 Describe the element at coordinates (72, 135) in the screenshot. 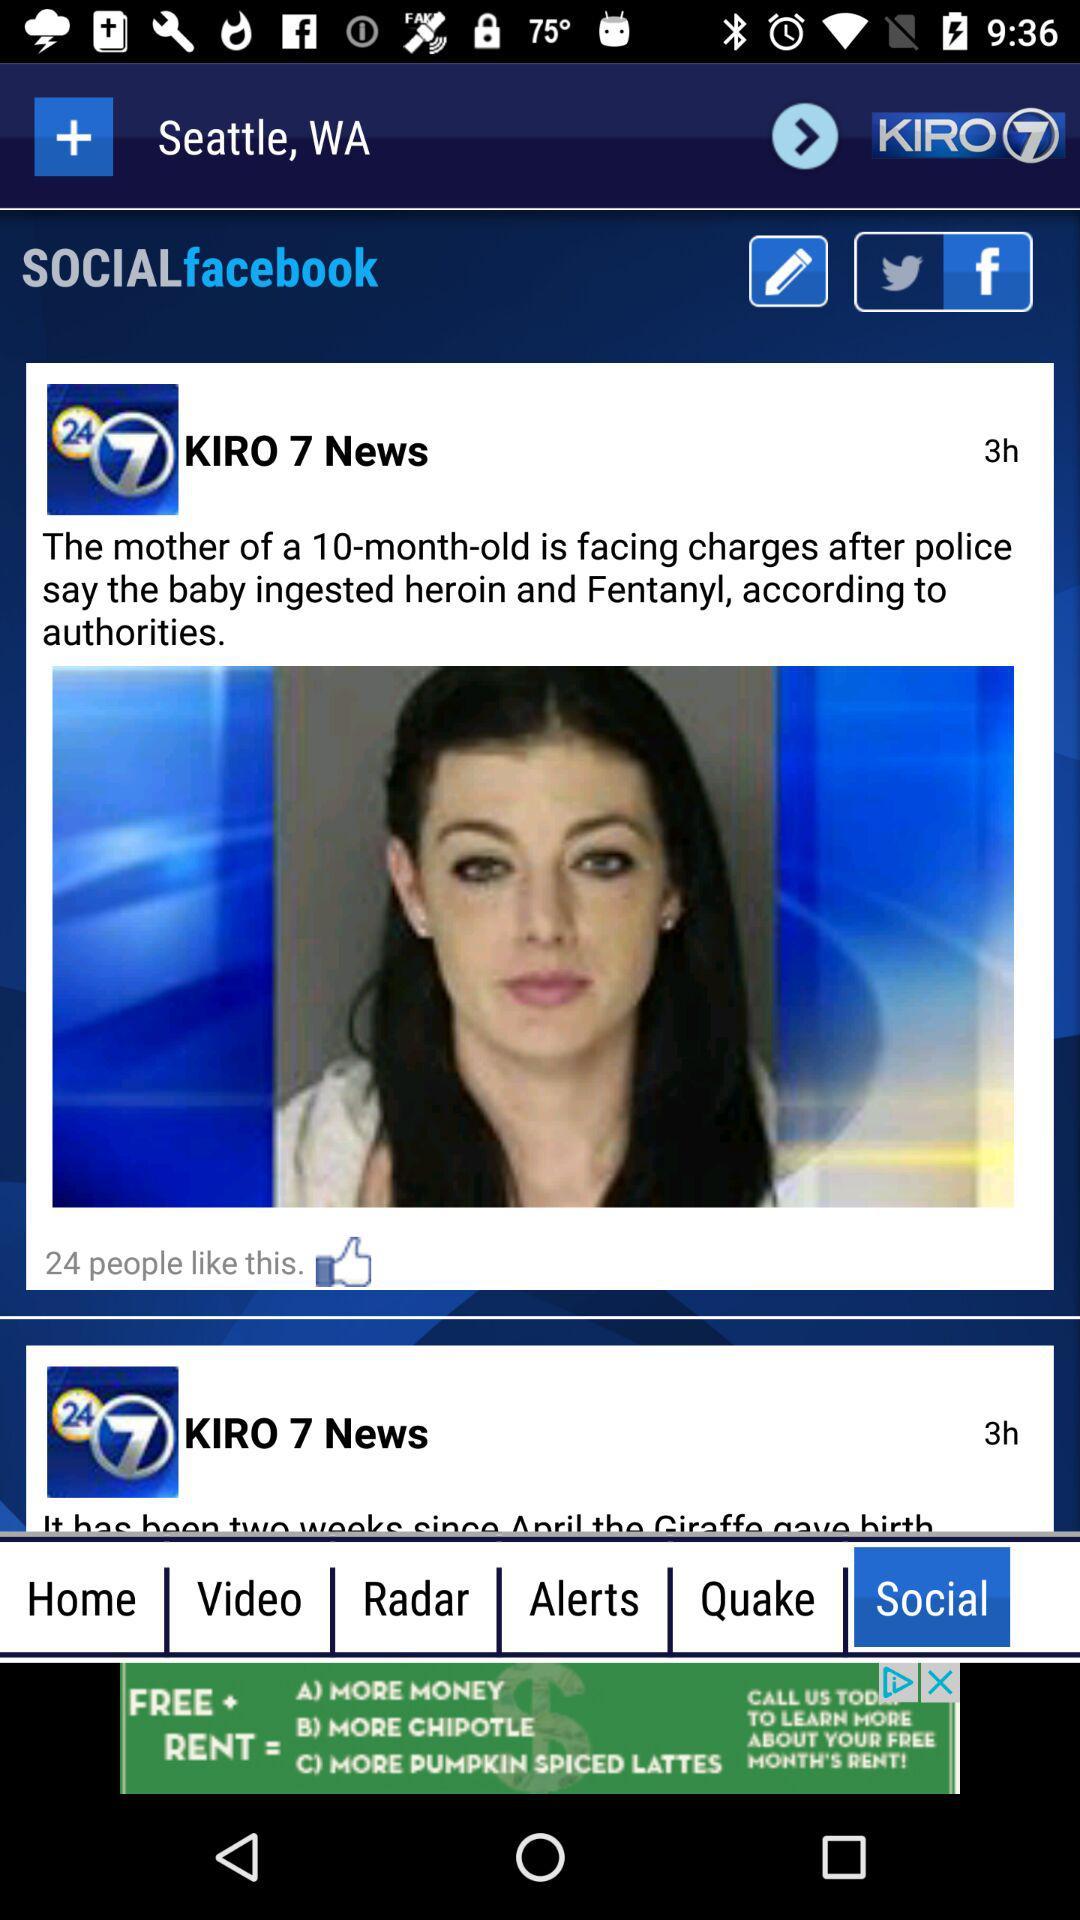

I see `to feed` at that location.